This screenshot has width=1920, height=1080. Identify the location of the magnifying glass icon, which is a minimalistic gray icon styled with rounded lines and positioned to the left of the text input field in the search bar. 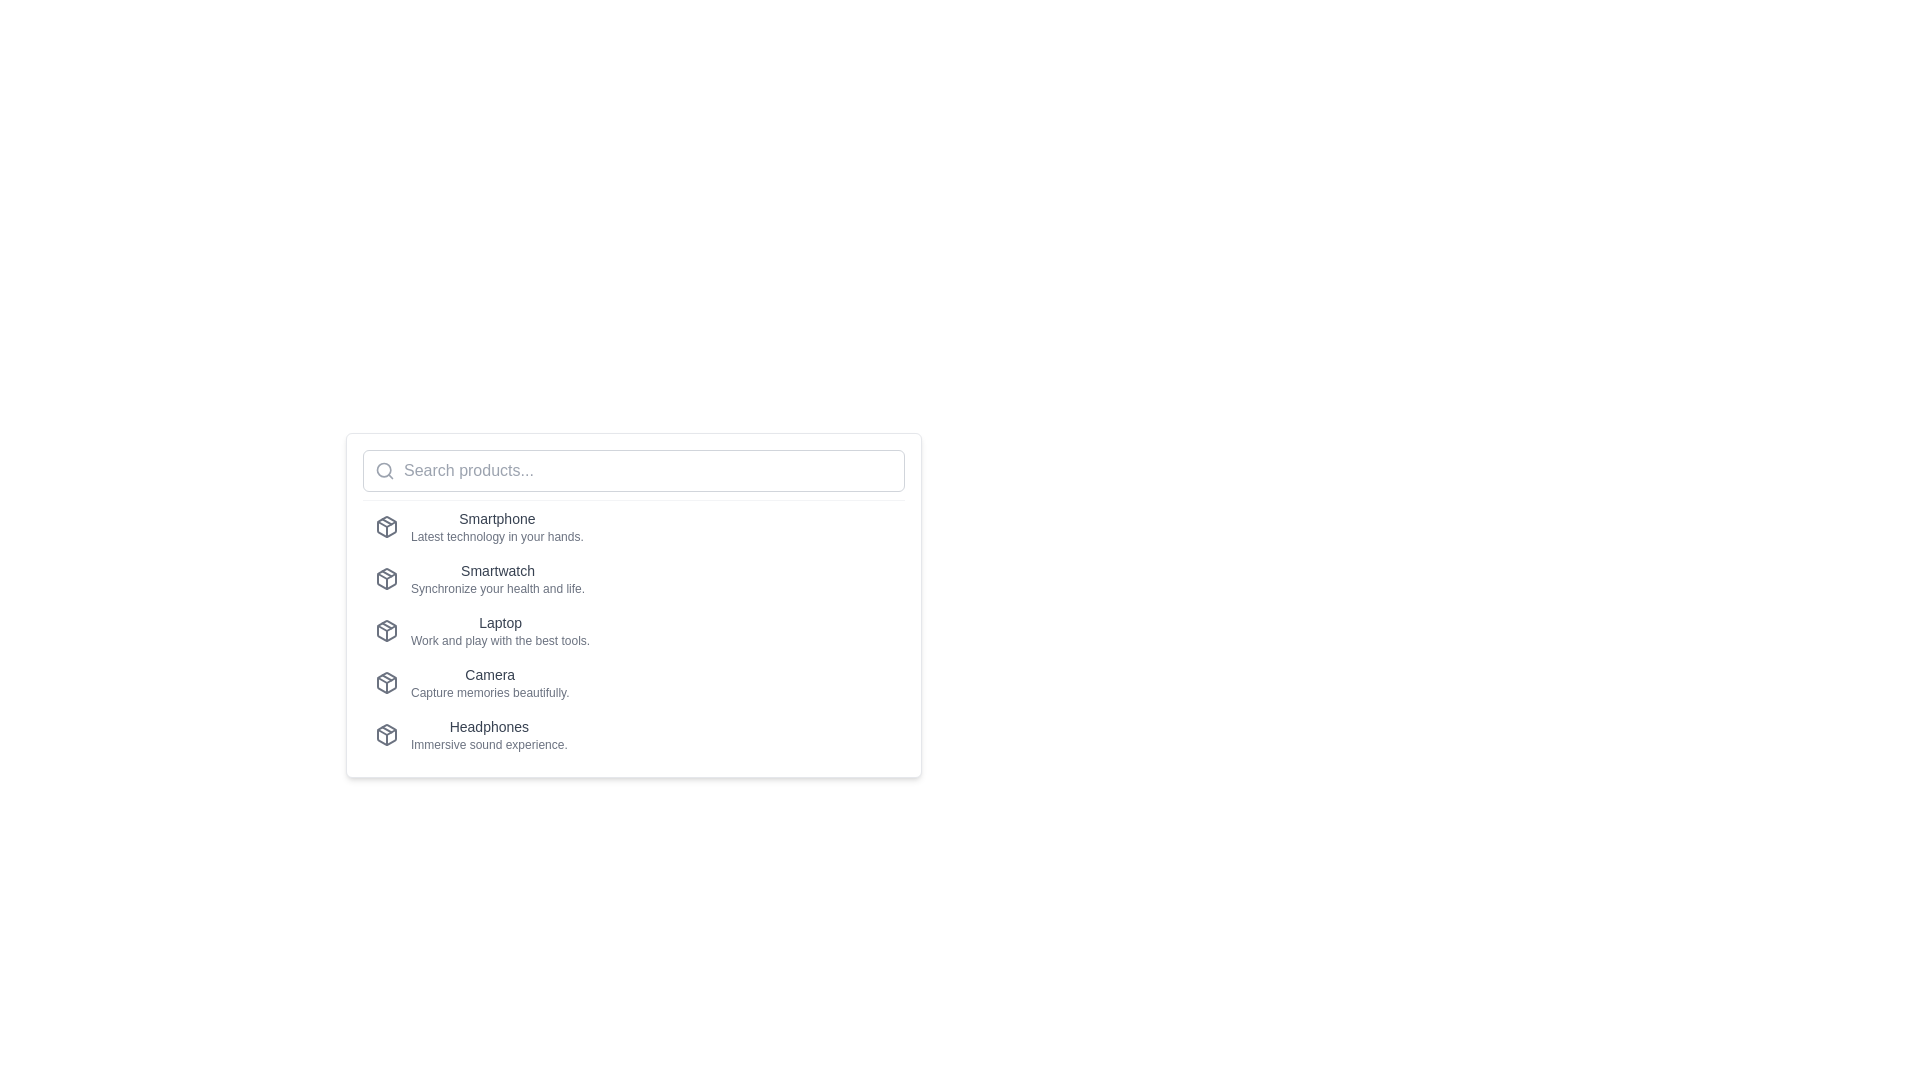
(384, 470).